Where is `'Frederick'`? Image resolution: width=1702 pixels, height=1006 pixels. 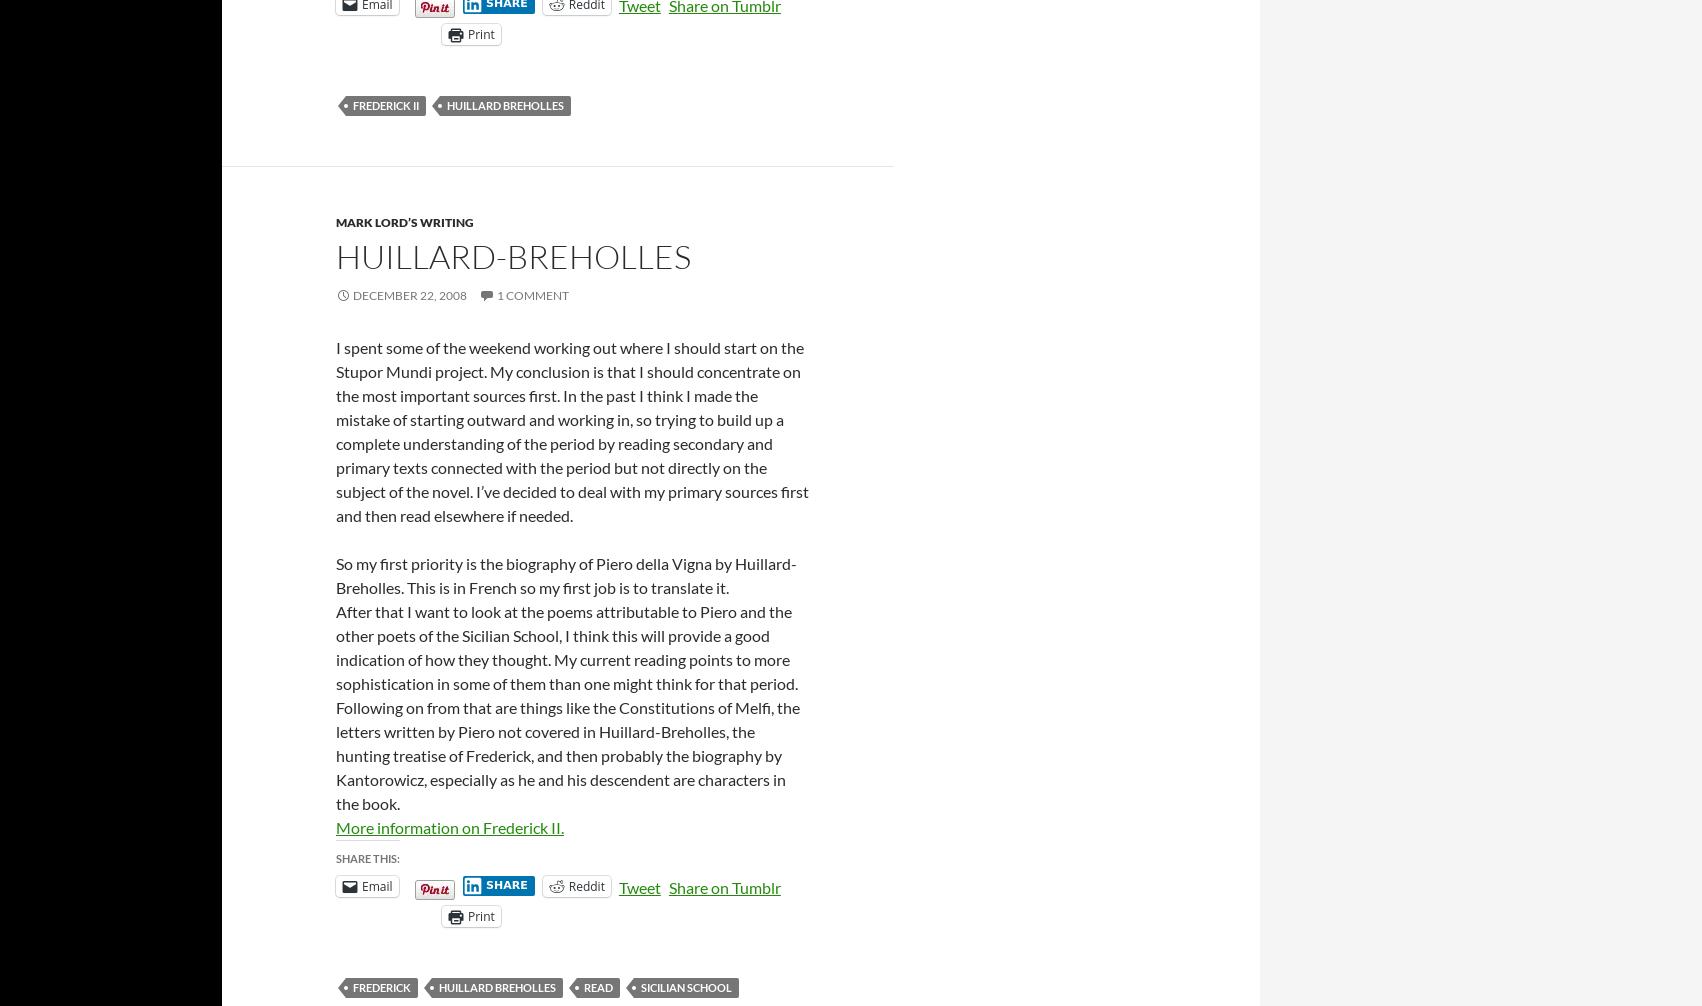
'Frederick' is located at coordinates (381, 985).